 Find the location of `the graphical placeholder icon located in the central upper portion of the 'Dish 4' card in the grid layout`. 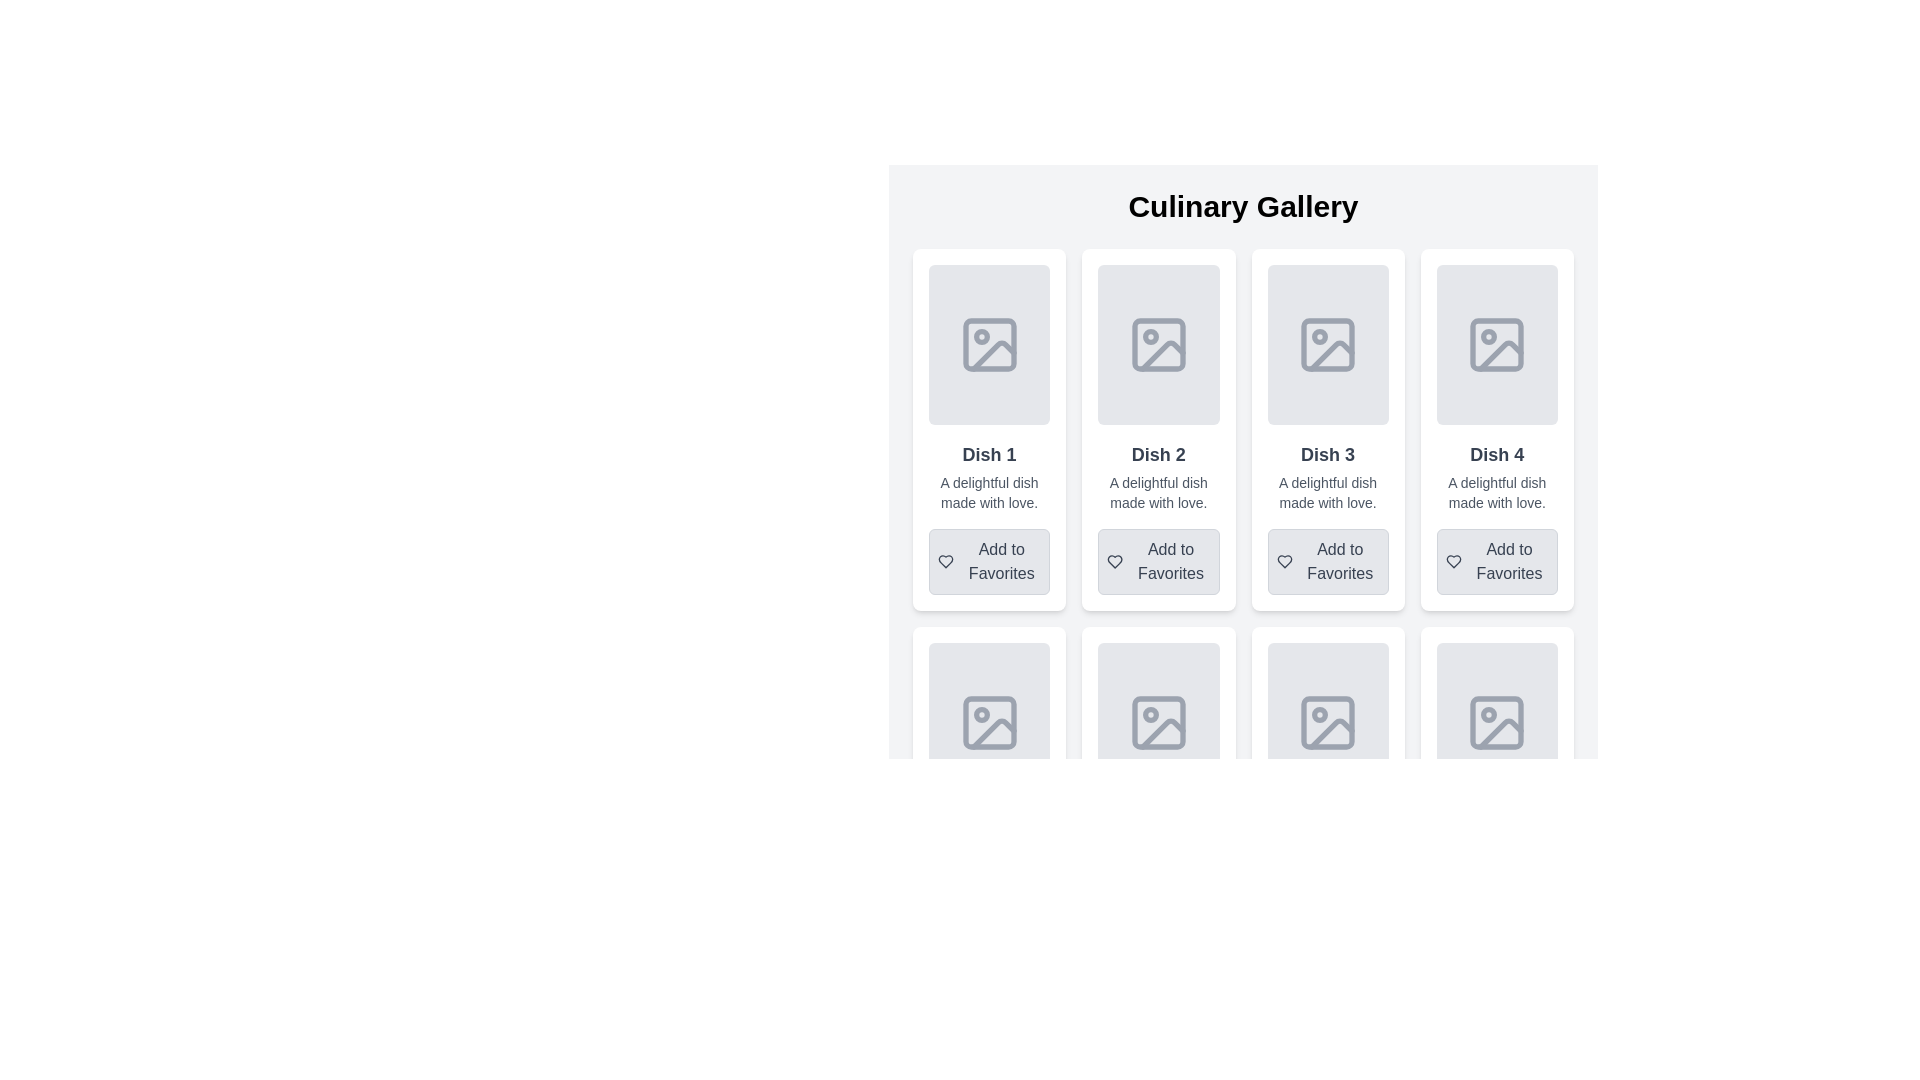

the graphical placeholder icon located in the central upper portion of the 'Dish 4' card in the grid layout is located at coordinates (1497, 343).